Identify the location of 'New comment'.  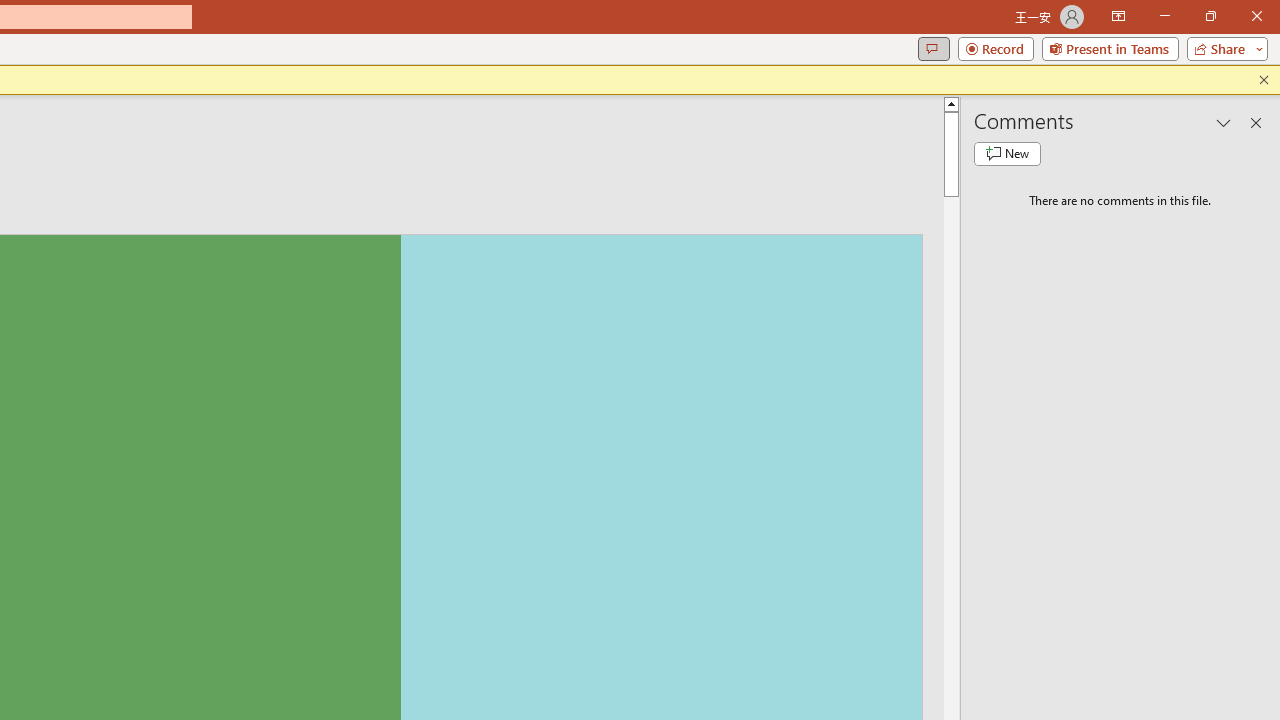
(1007, 153).